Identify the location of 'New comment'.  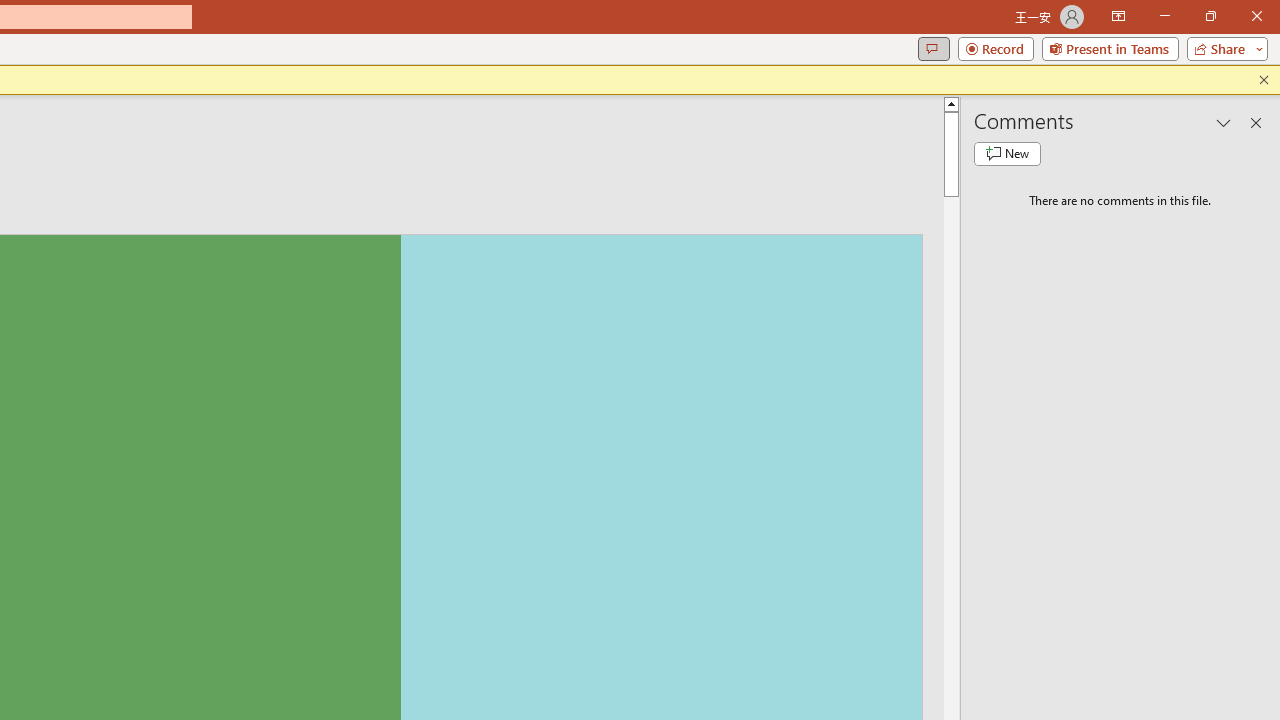
(1007, 153).